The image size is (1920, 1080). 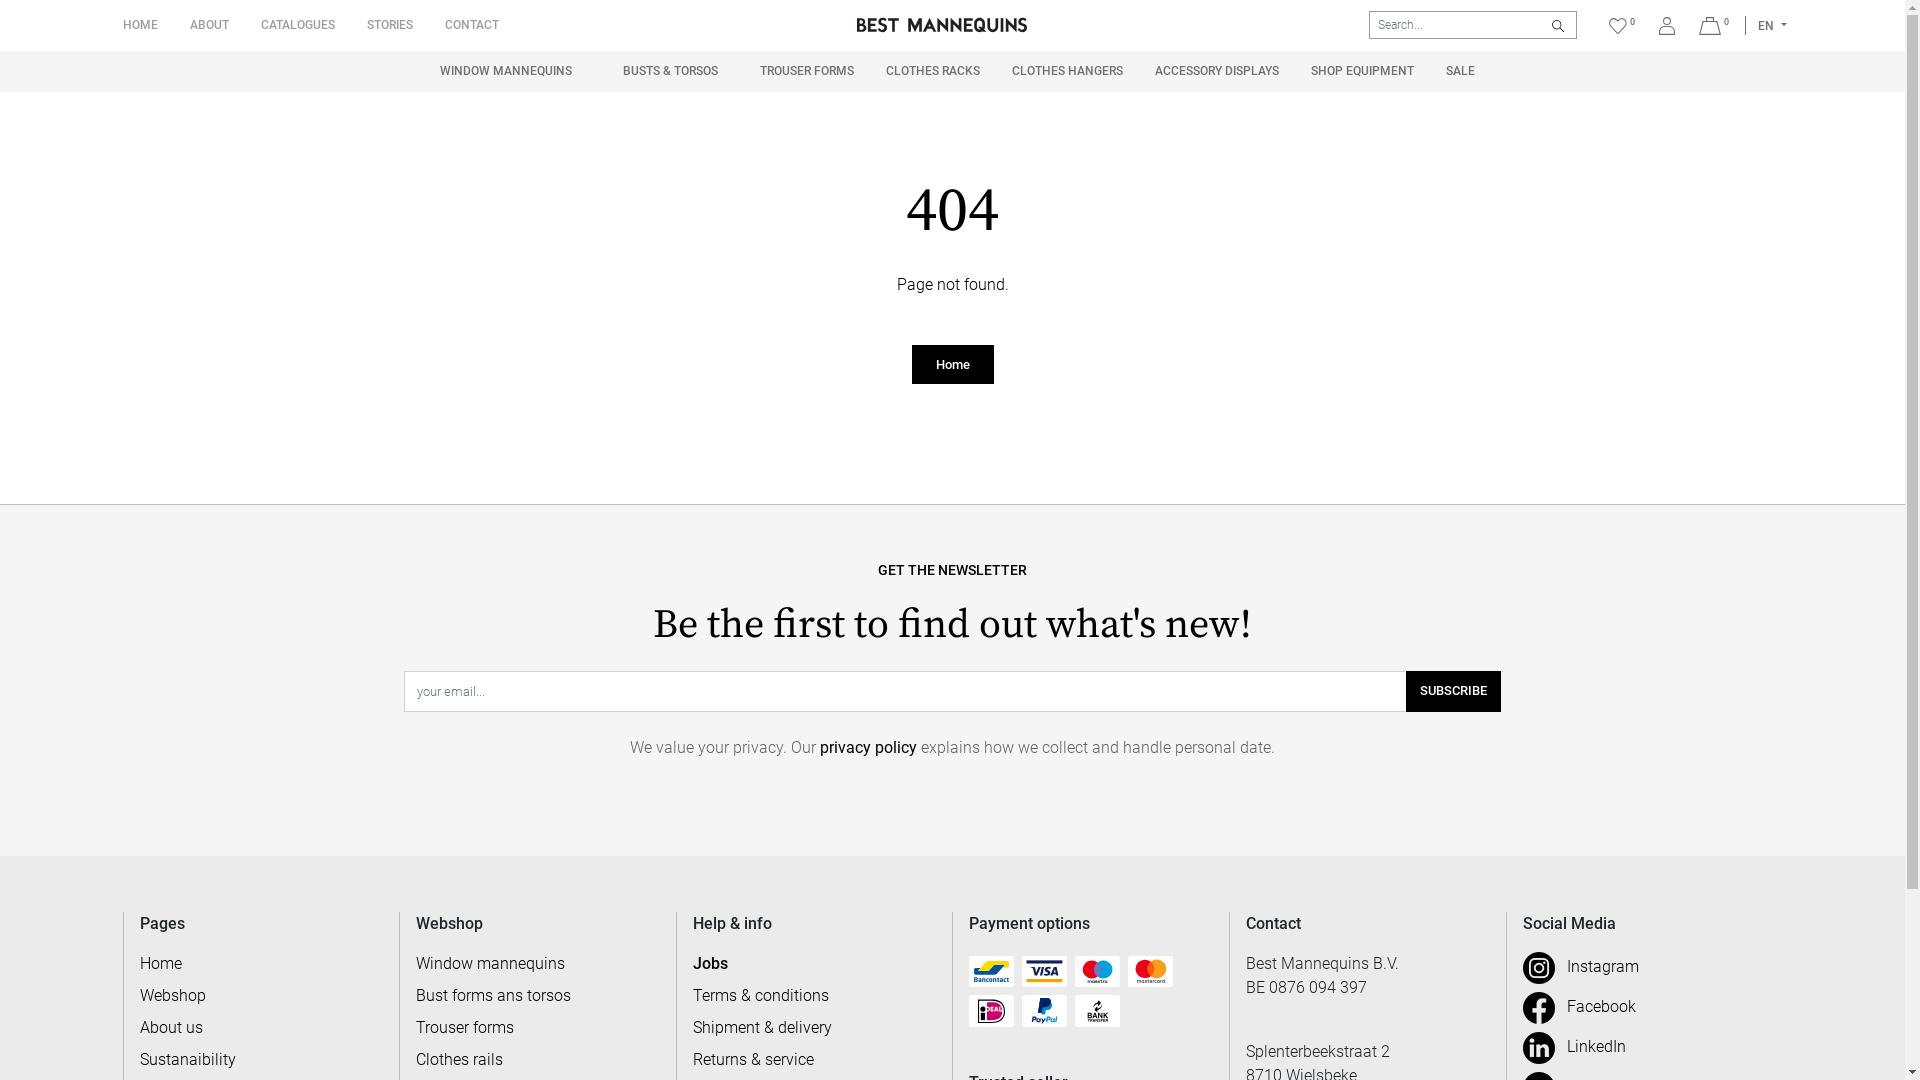 I want to click on 'Webshop', so click(x=172, y=995).